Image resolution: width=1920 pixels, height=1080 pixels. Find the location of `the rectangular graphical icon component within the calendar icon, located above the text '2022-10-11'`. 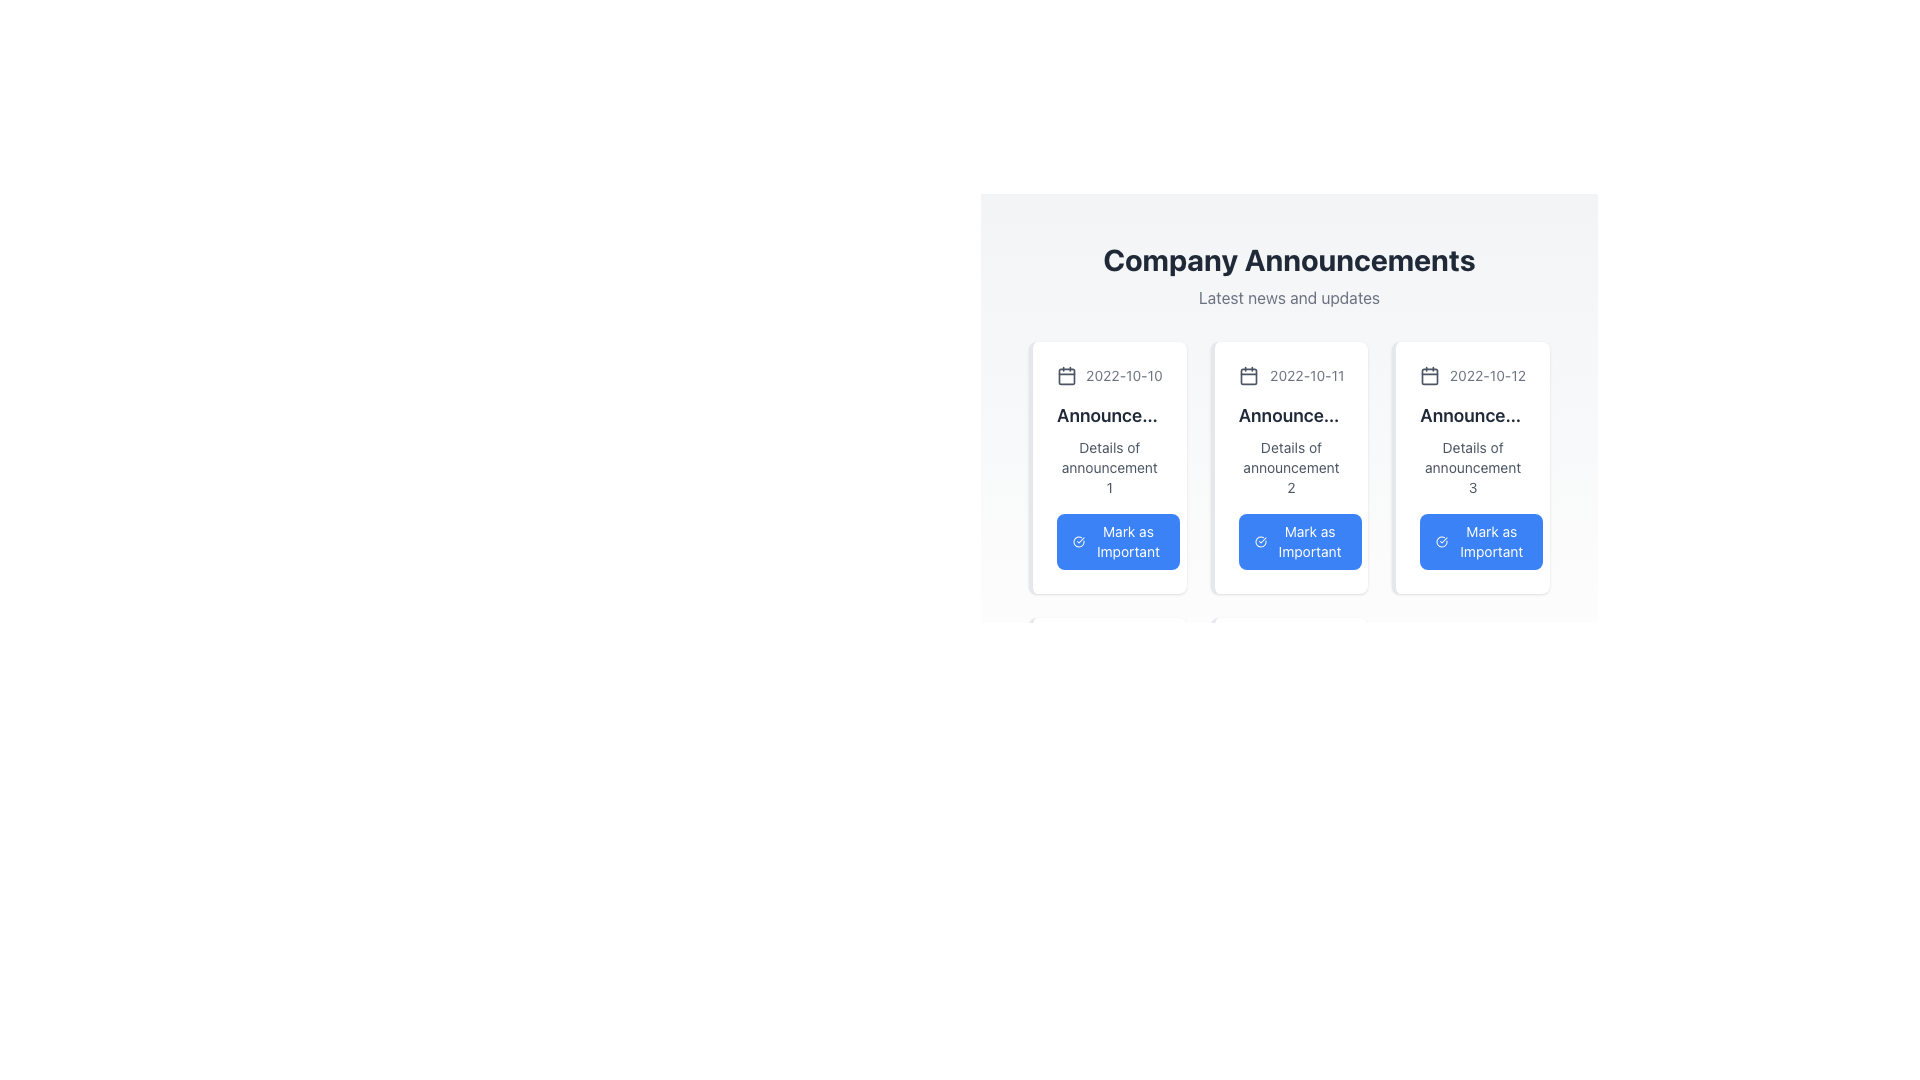

the rectangular graphical icon component within the calendar icon, located above the text '2022-10-11' is located at coordinates (1247, 376).